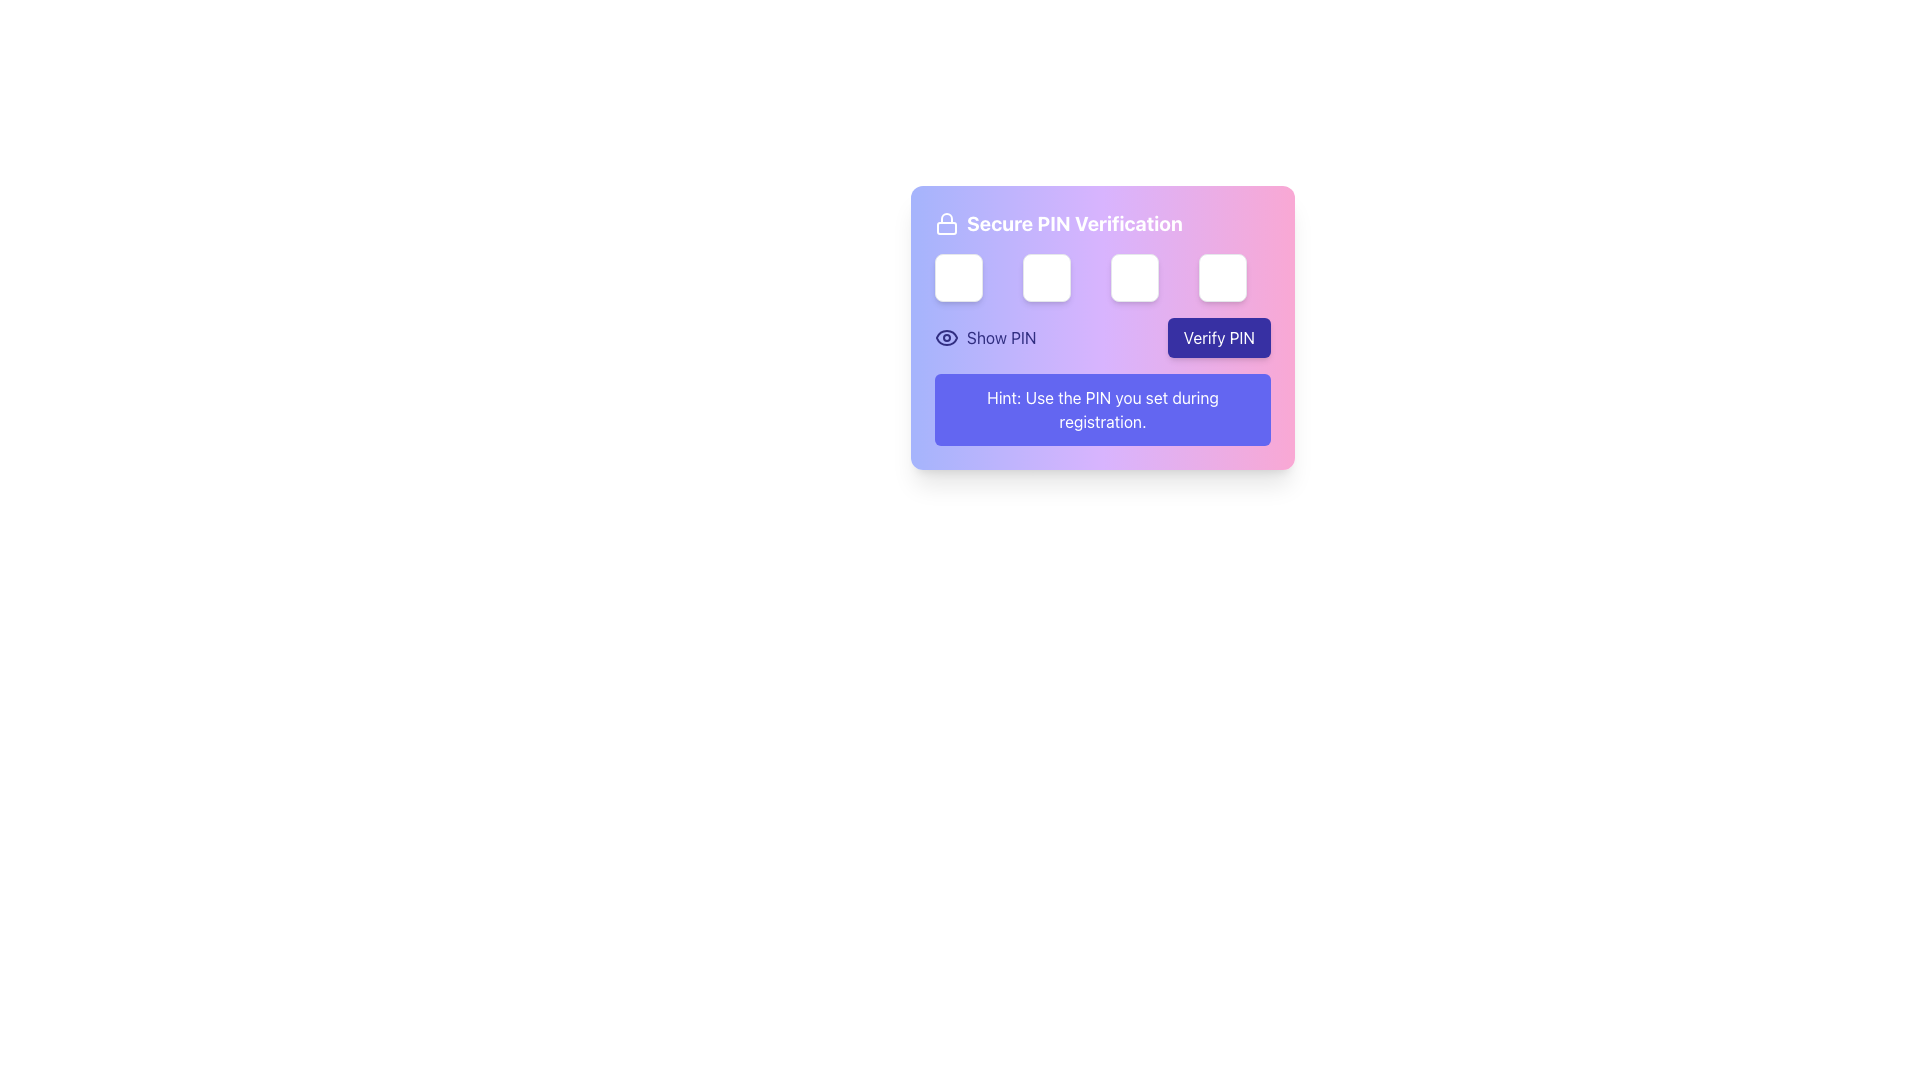  What do you see at coordinates (945, 227) in the screenshot?
I see `the decorative graphical component located at the center of the lock icon in the 'Secure PIN Verification' modal dialog` at bounding box center [945, 227].